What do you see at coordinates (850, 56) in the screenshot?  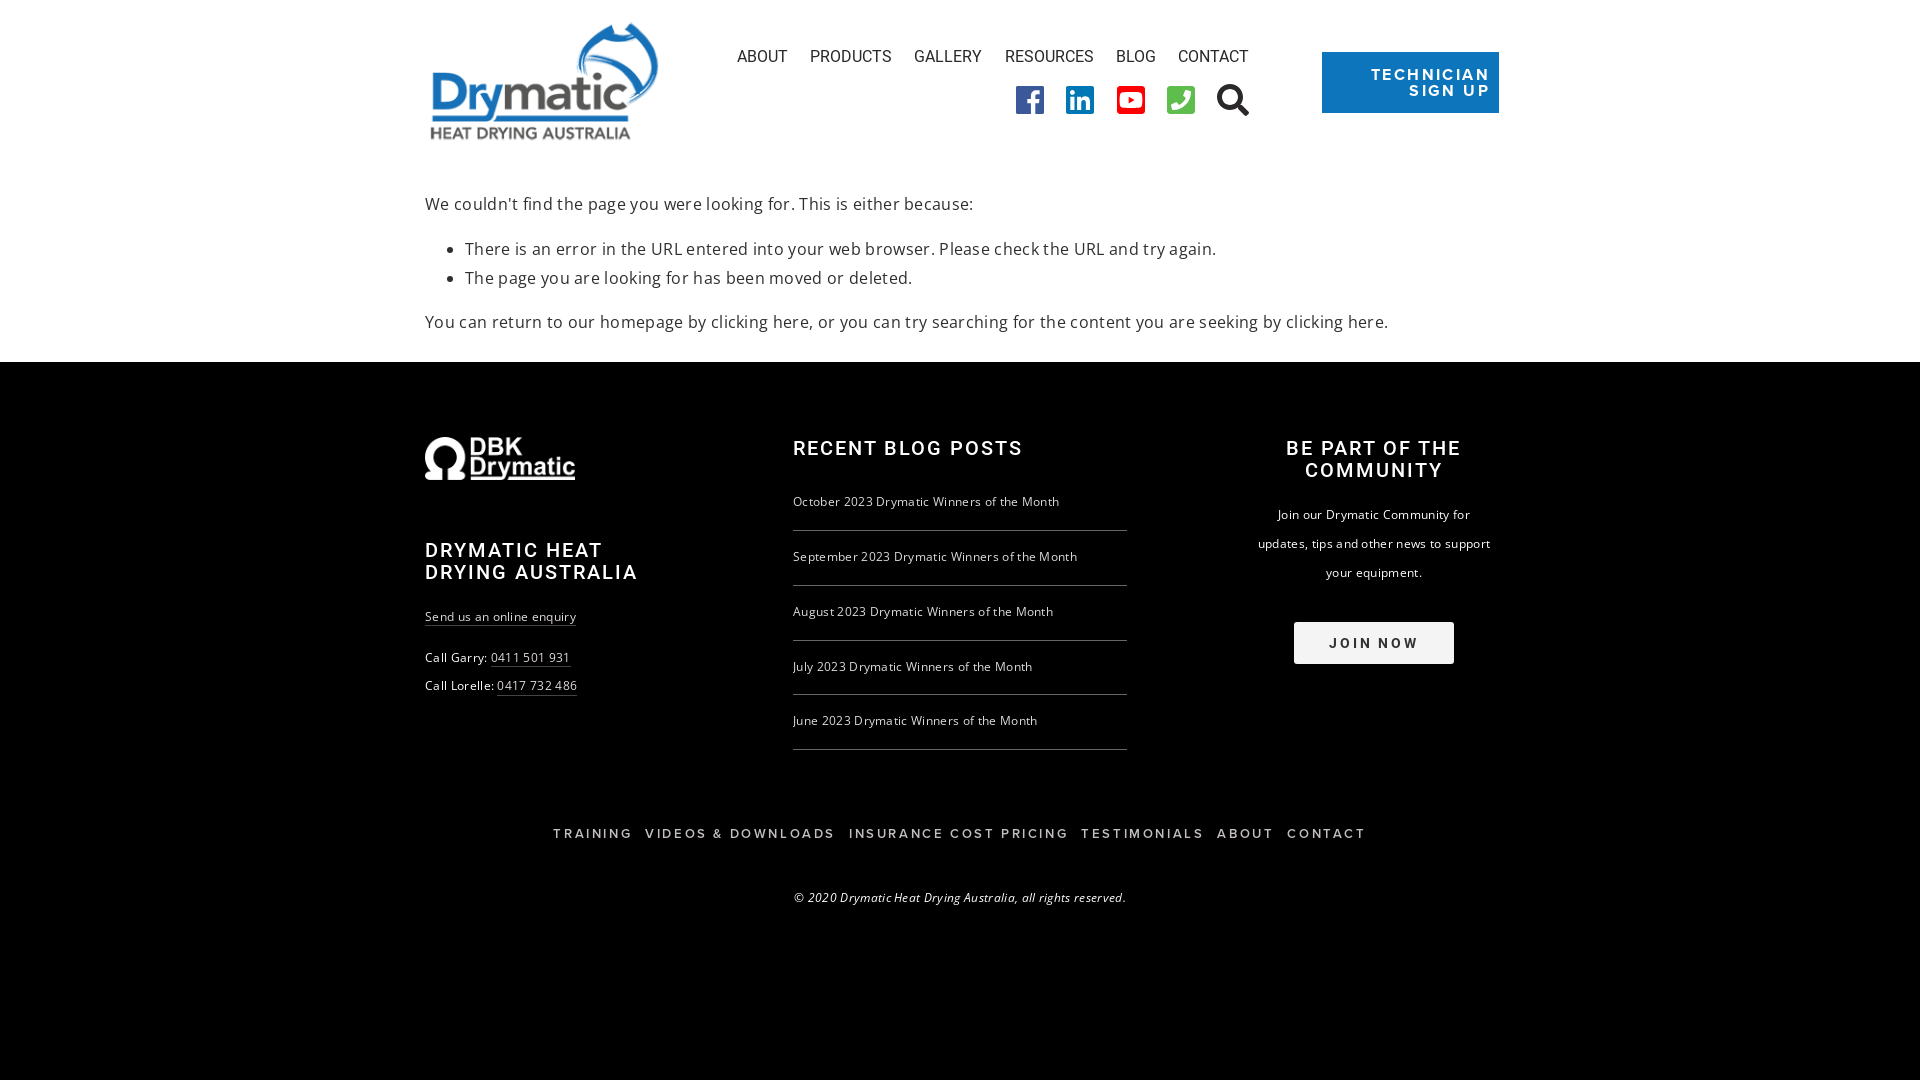 I see `'PRODUCTS'` at bounding box center [850, 56].